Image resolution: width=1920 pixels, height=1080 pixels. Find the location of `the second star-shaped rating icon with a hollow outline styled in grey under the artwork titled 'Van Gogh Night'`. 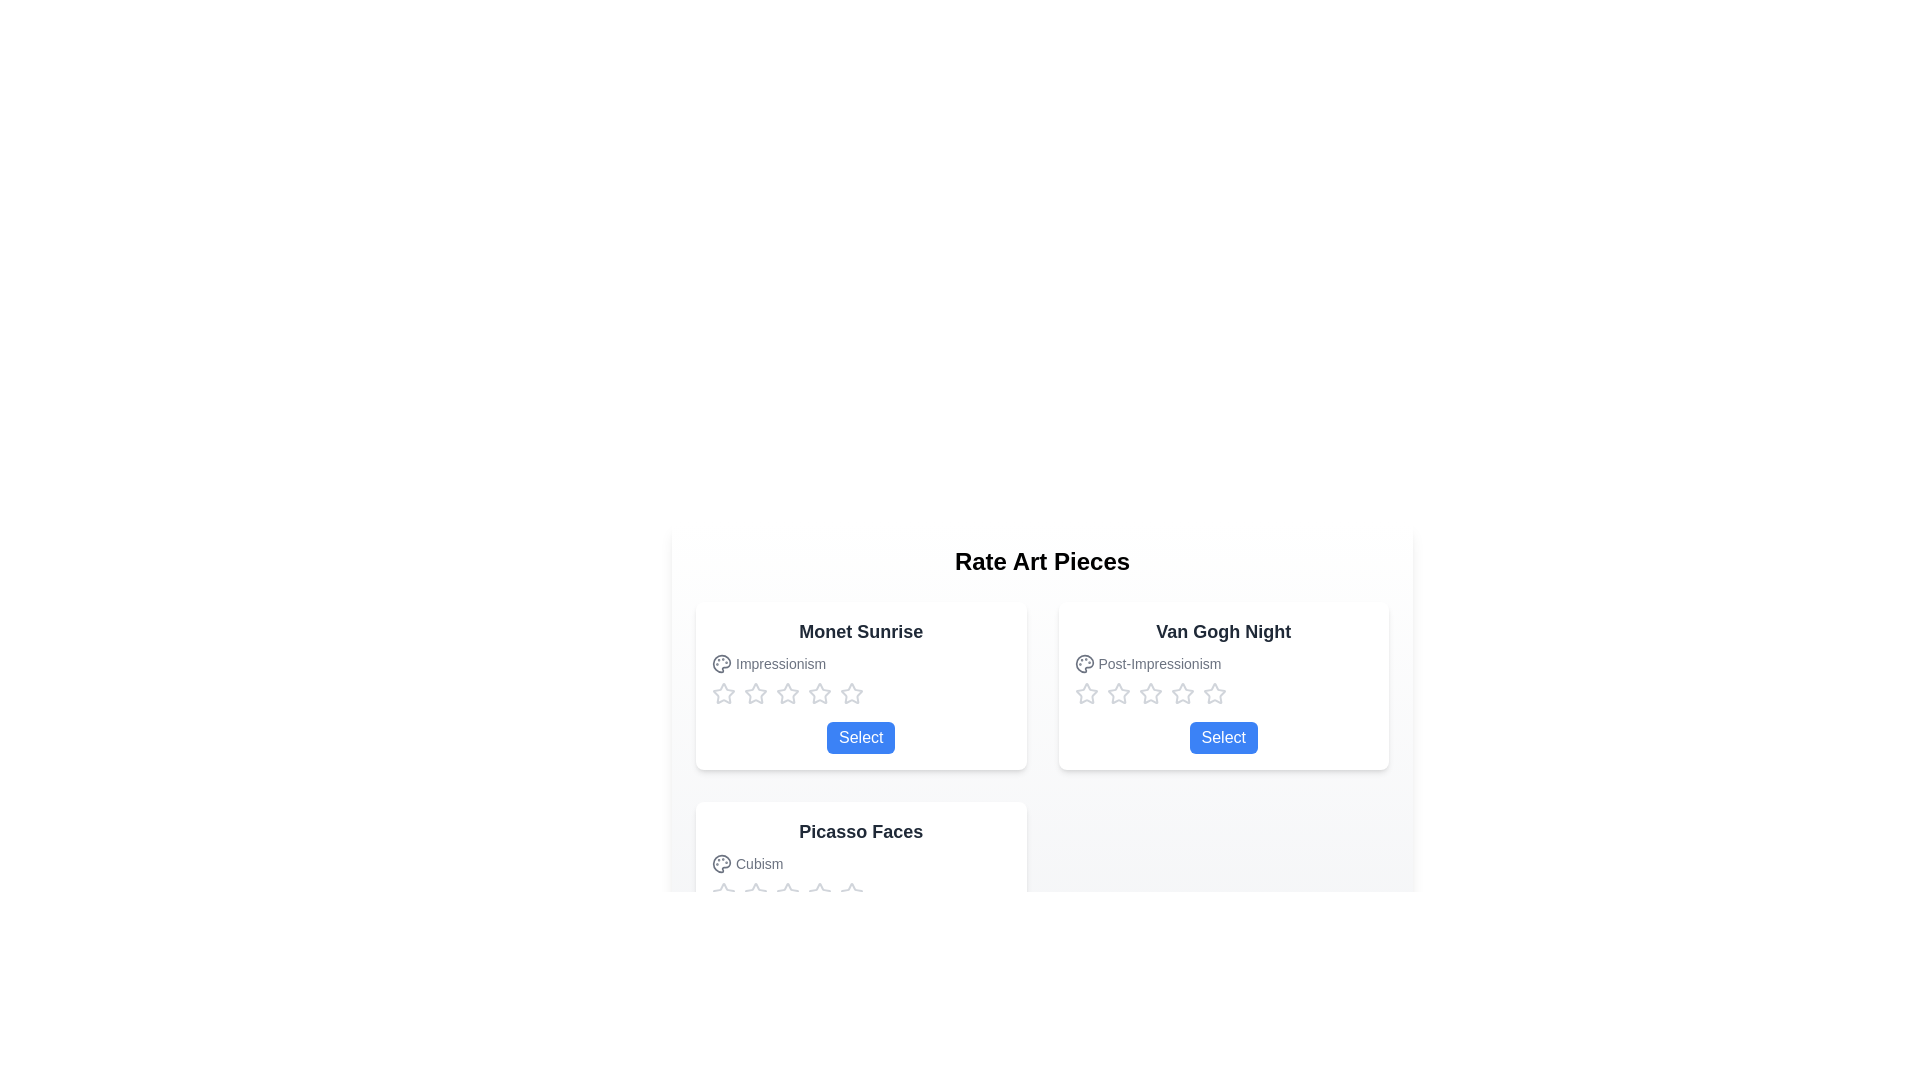

the second star-shaped rating icon with a hollow outline styled in grey under the artwork titled 'Van Gogh Night' is located at coordinates (1182, 692).